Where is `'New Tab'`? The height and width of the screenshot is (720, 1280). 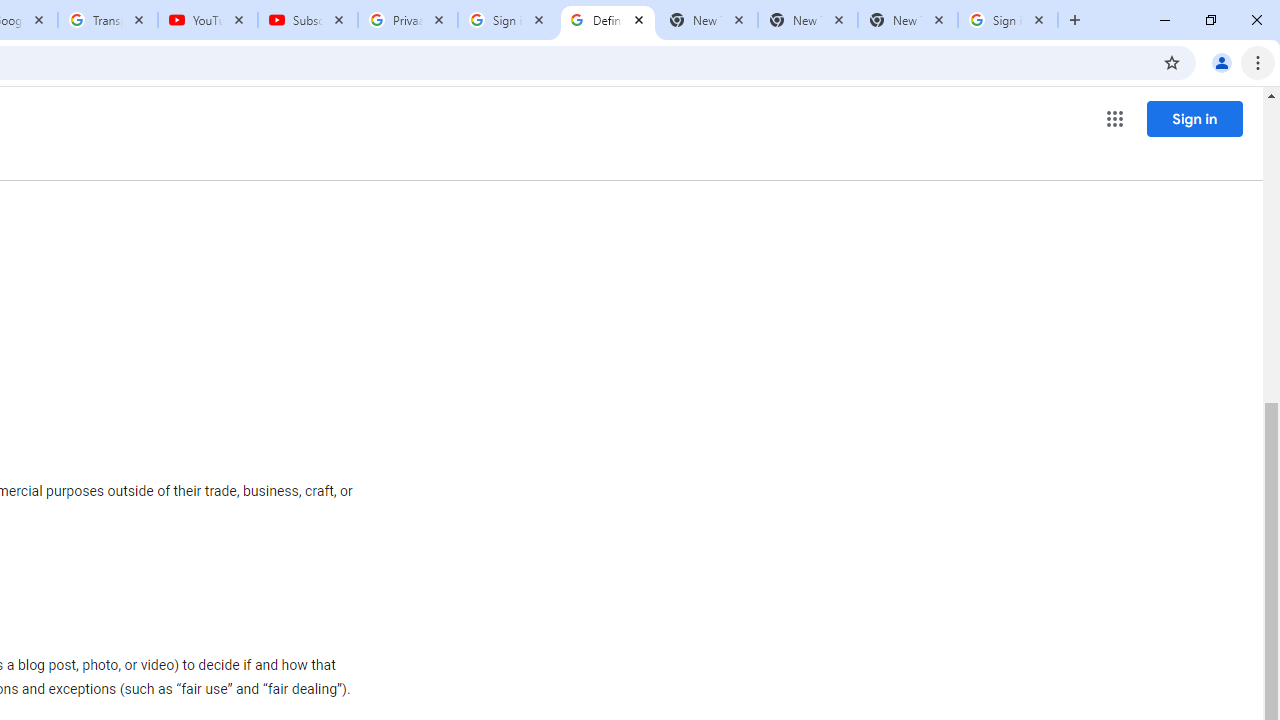
'New Tab' is located at coordinates (906, 20).